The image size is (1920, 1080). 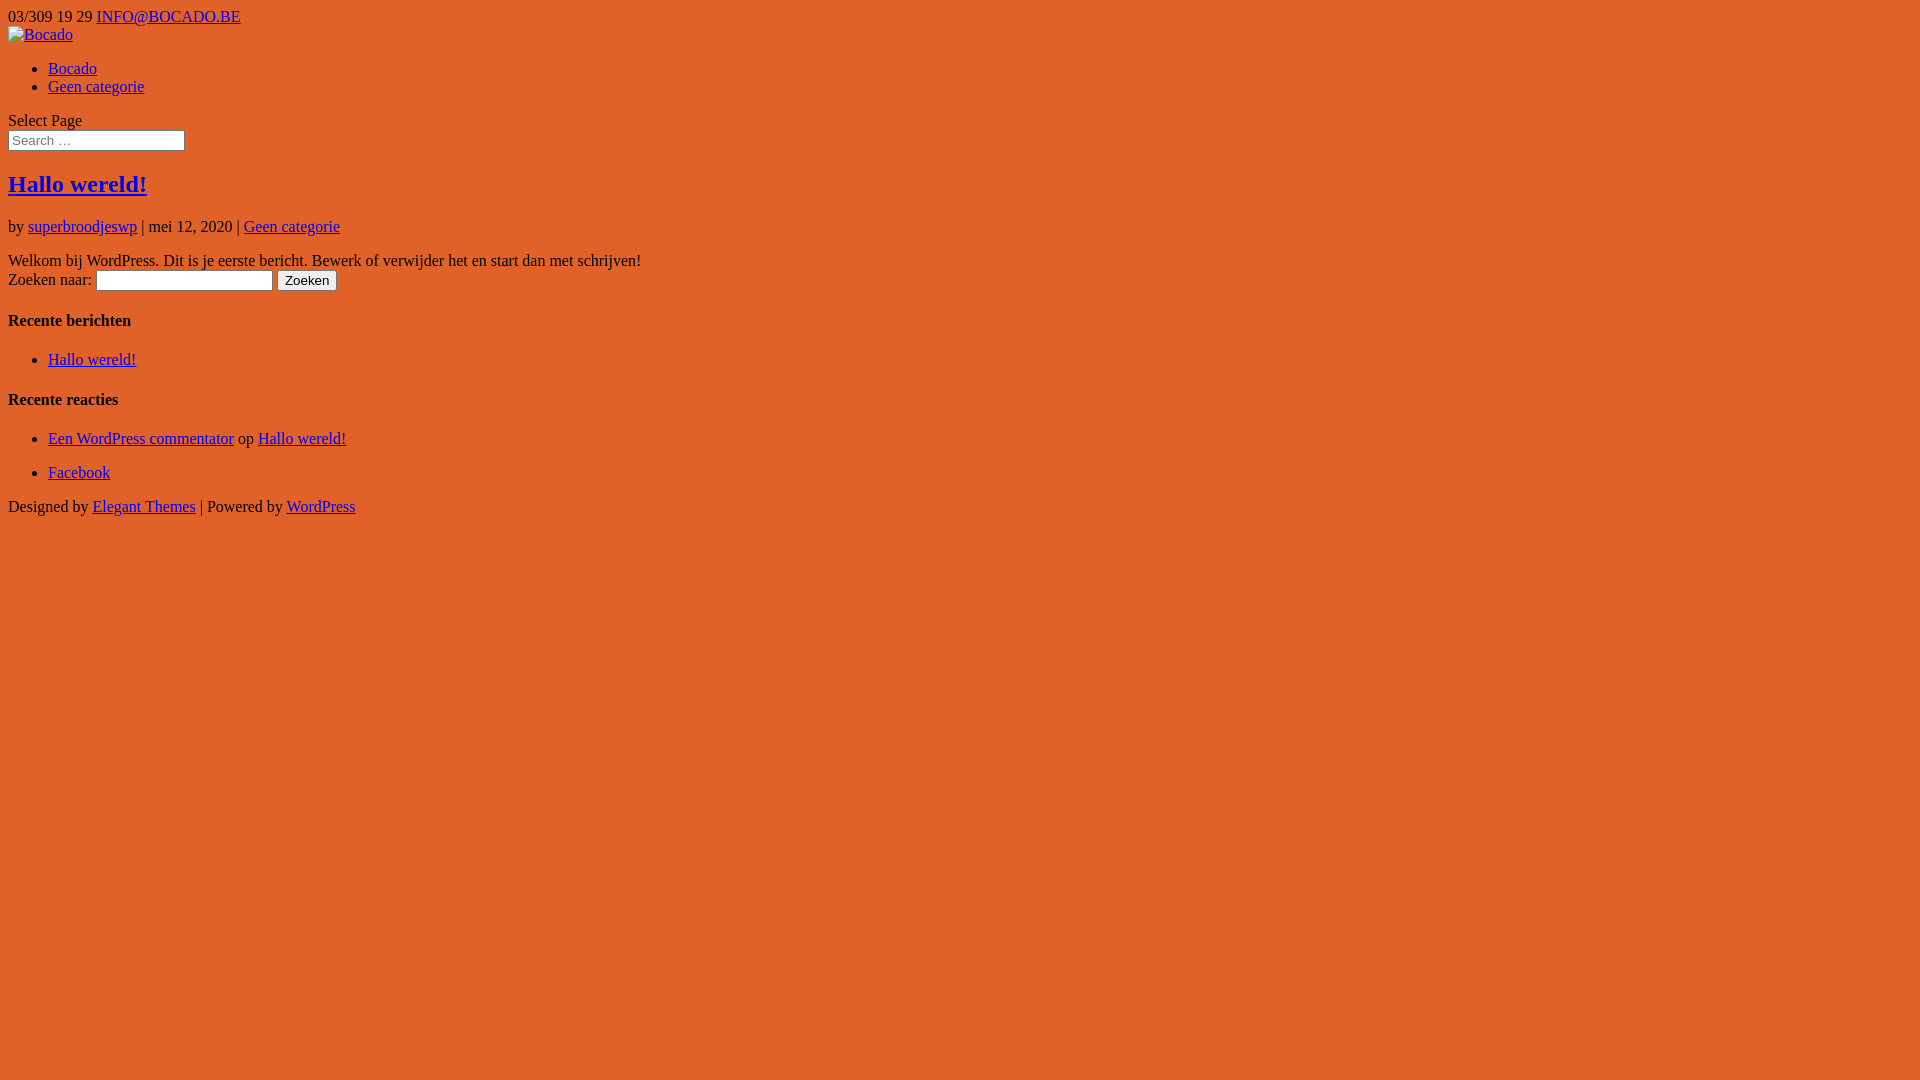 What do you see at coordinates (90, 505) in the screenshot?
I see `'Elegant Themes'` at bounding box center [90, 505].